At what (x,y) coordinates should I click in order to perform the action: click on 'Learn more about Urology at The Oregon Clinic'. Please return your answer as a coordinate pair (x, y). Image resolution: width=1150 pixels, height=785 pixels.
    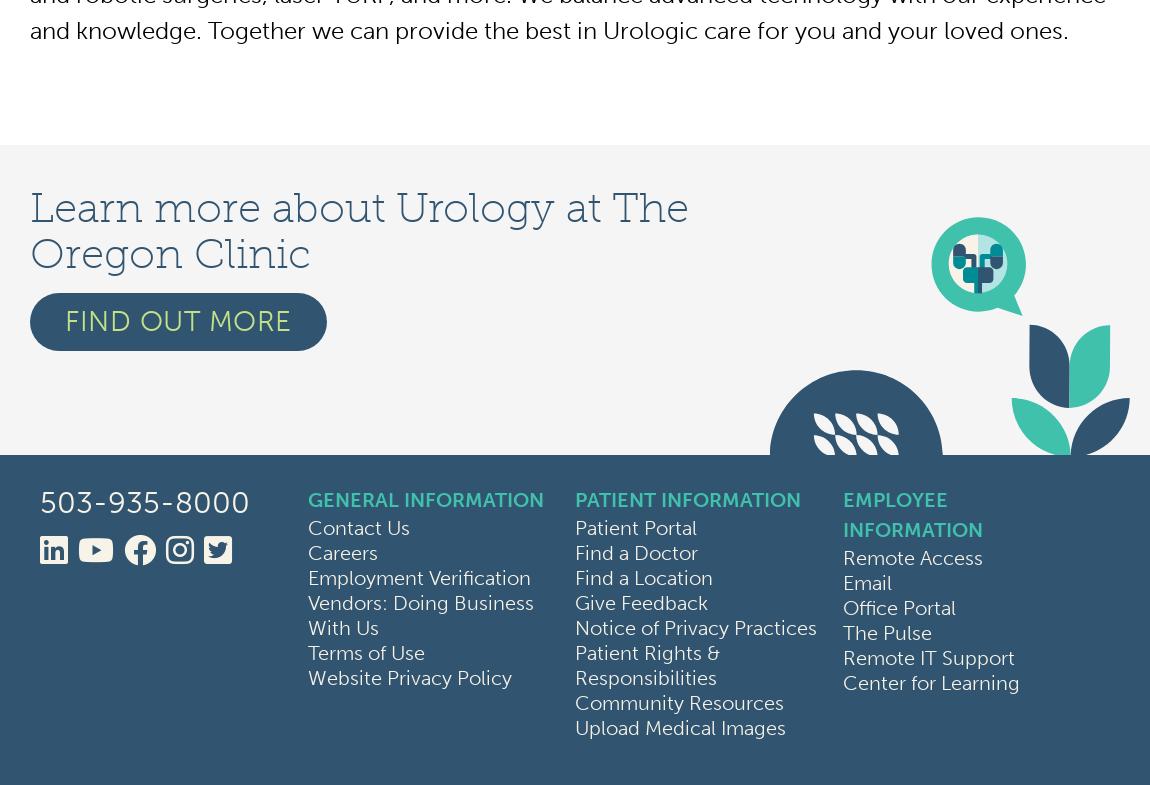
    Looking at the image, I should click on (359, 230).